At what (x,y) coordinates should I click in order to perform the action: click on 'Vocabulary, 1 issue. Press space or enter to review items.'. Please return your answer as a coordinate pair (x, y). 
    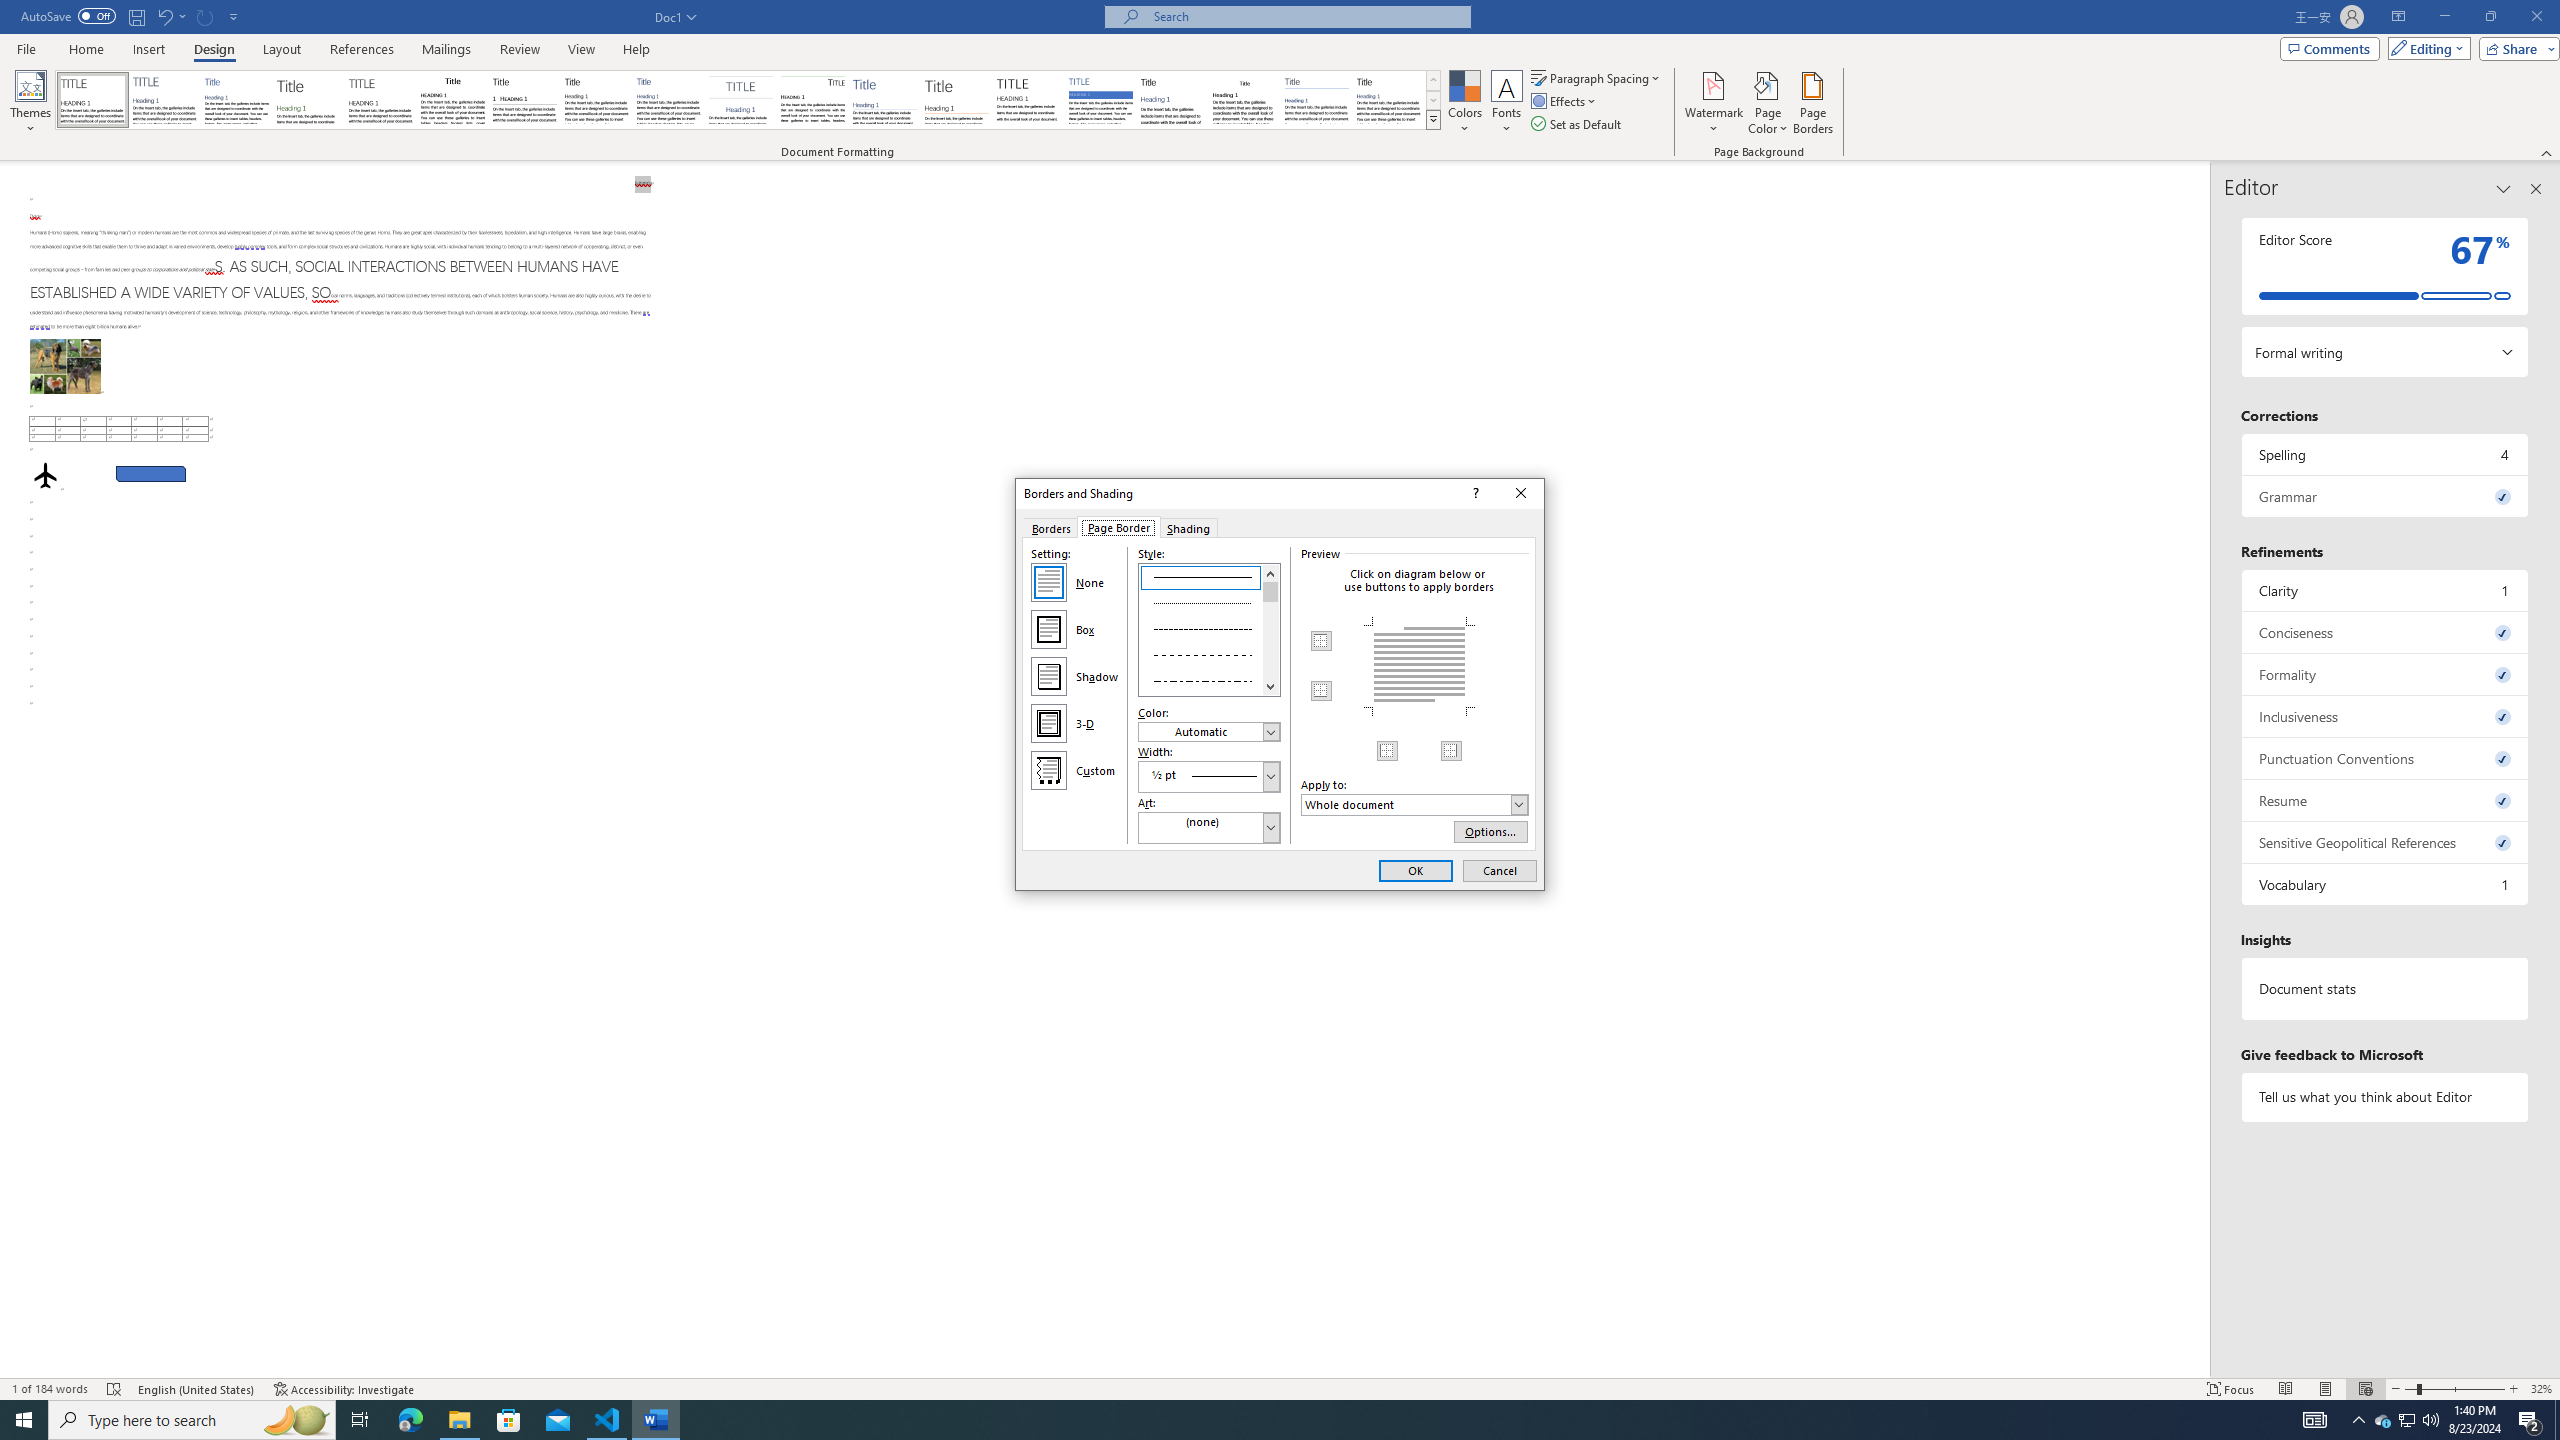
    Looking at the image, I should click on (2384, 884).